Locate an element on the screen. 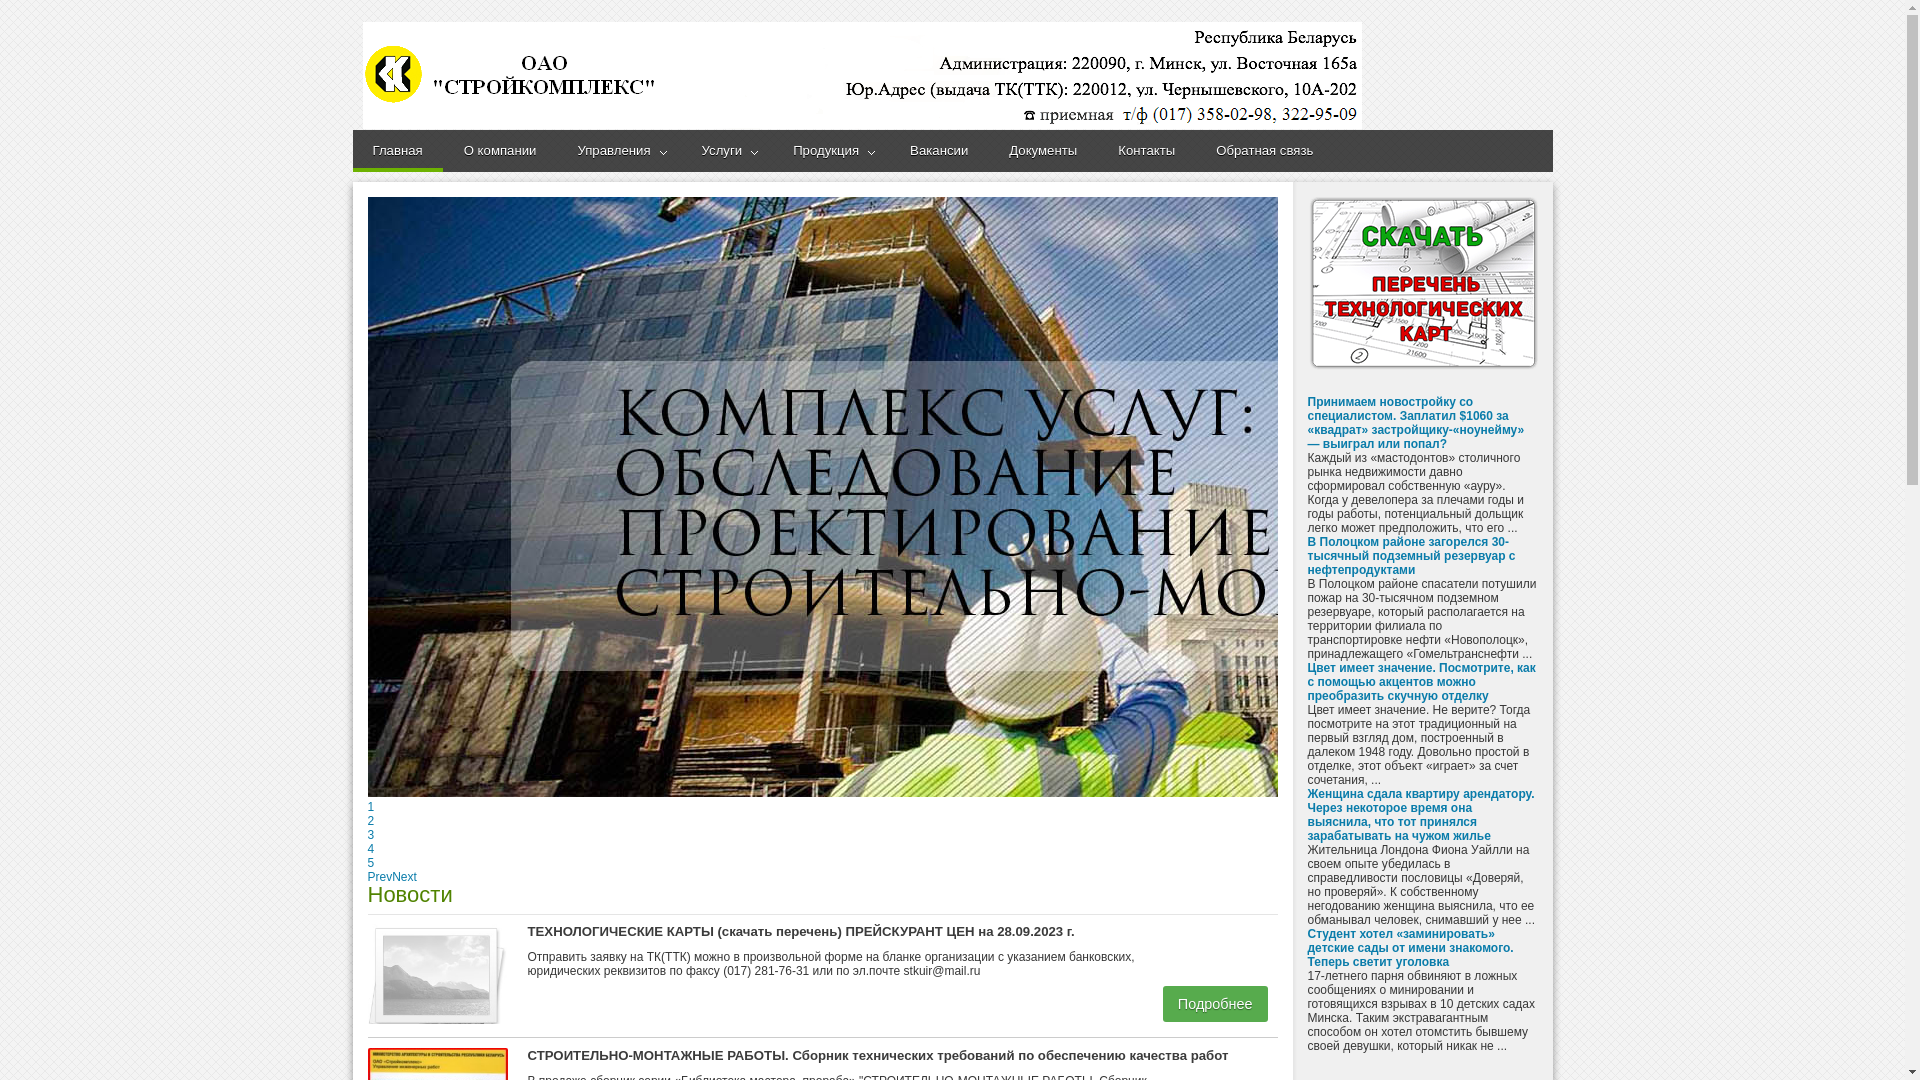 Image resolution: width=1920 pixels, height=1080 pixels. '5' is located at coordinates (371, 862).